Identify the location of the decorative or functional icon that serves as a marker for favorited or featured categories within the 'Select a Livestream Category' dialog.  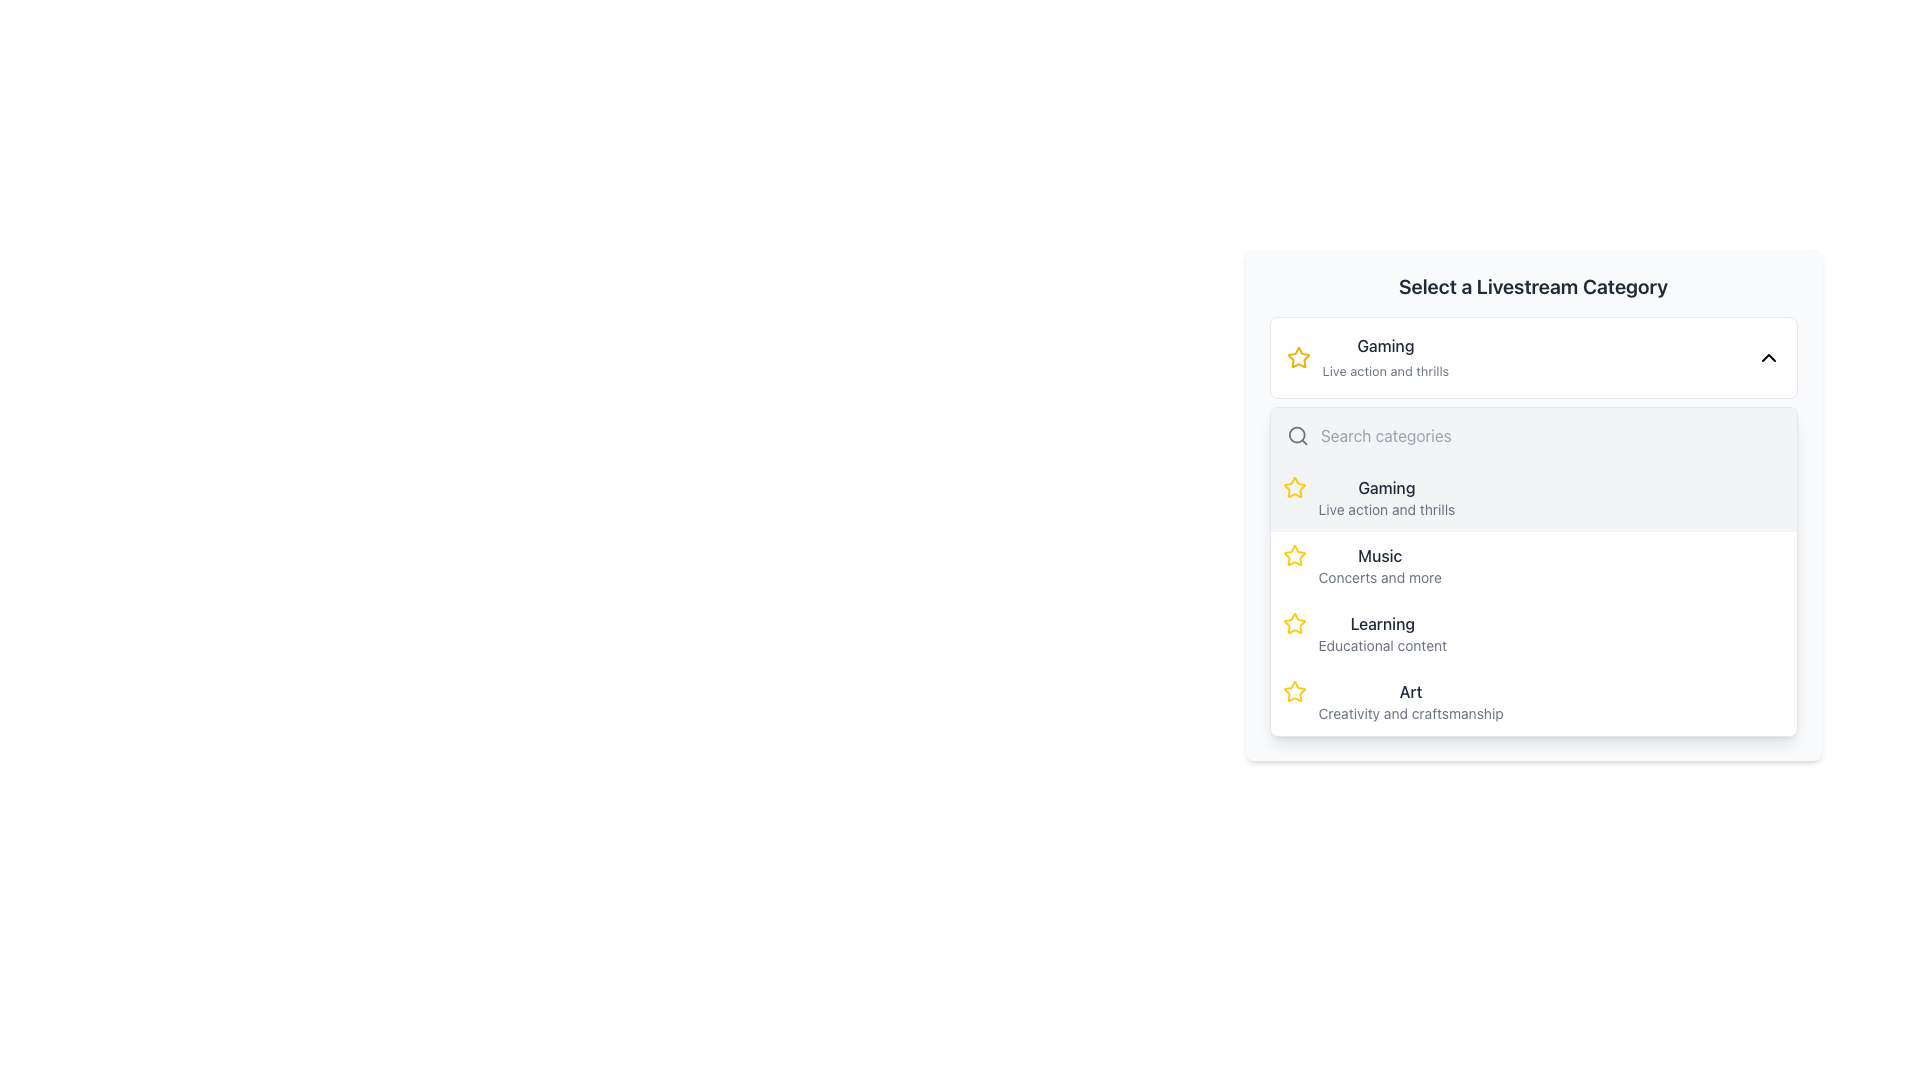
(1297, 356).